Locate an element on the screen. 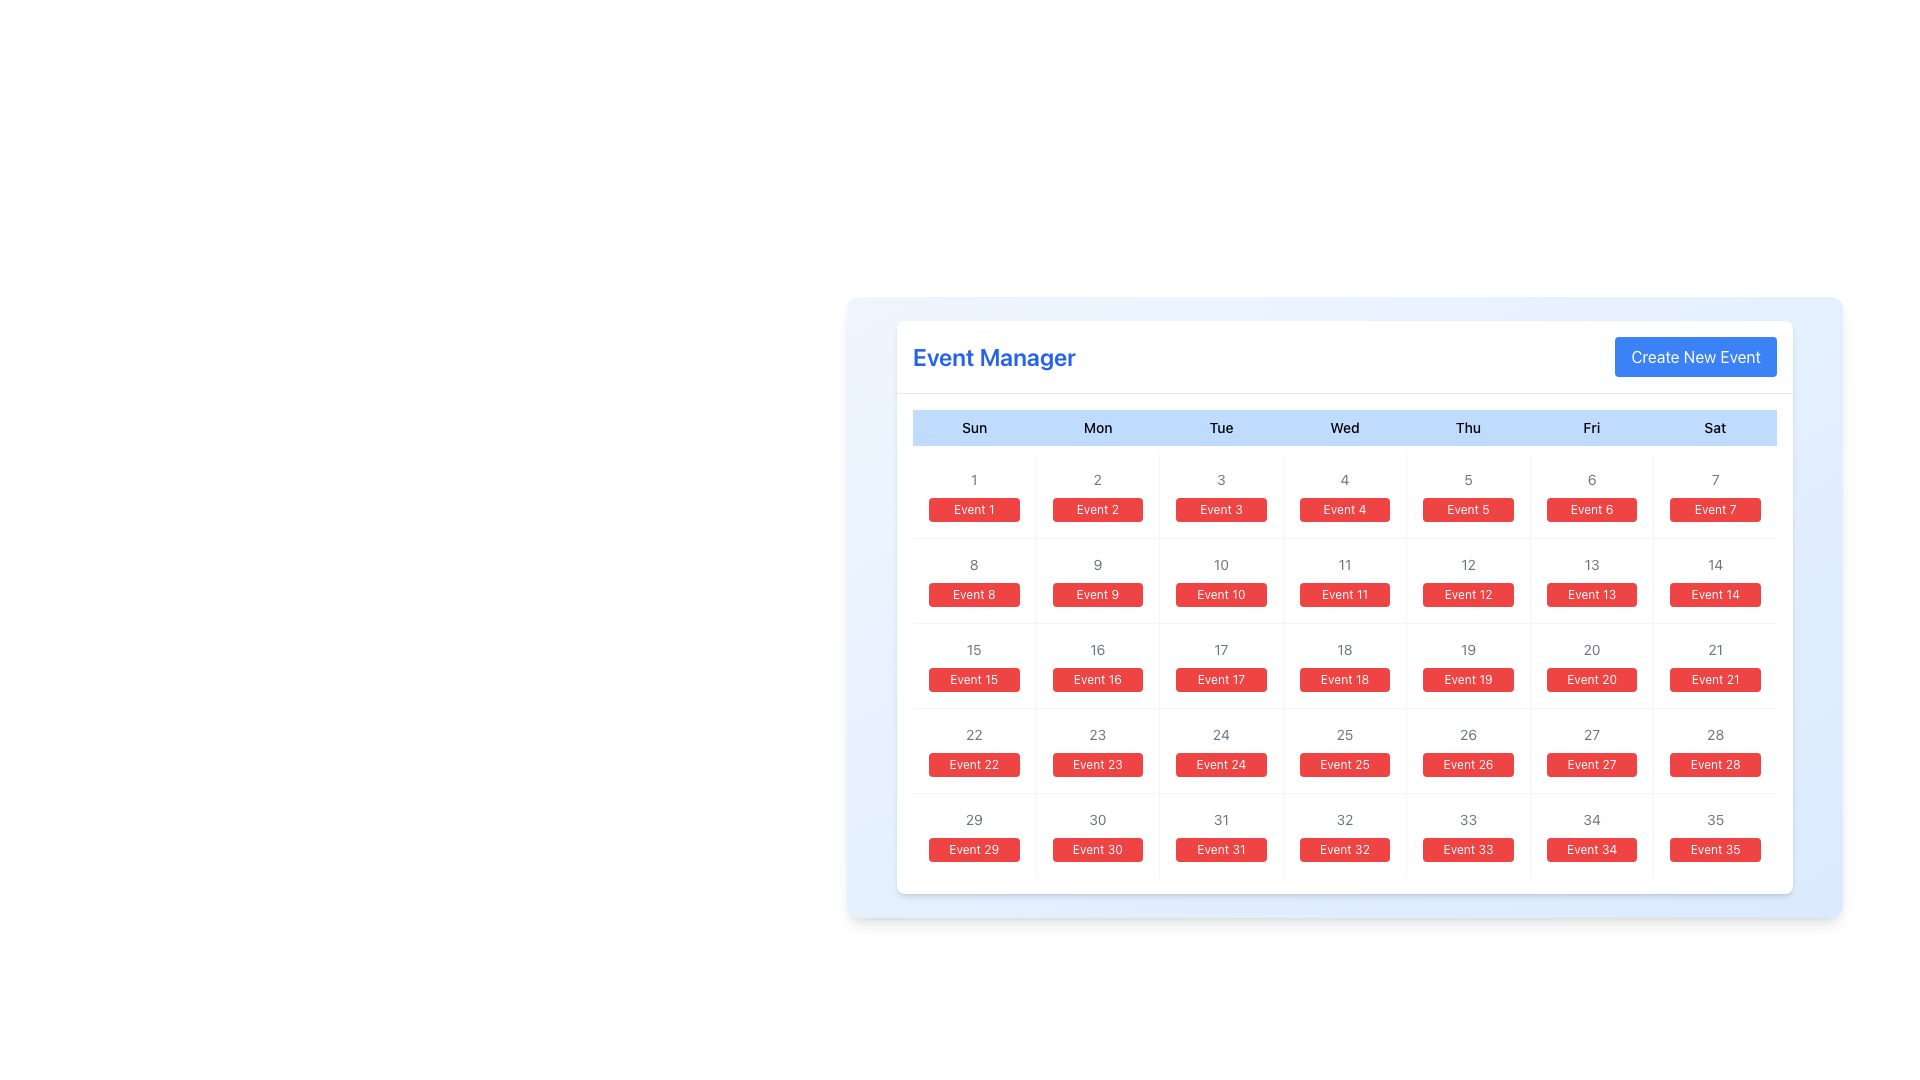 This screenshot has height=1080, width=1920. the interactive calendar day block representing 'Event 22' located in the central section of the calendar grid under the 'Sun' column and the fourth row is located at coordinates (974, 751).